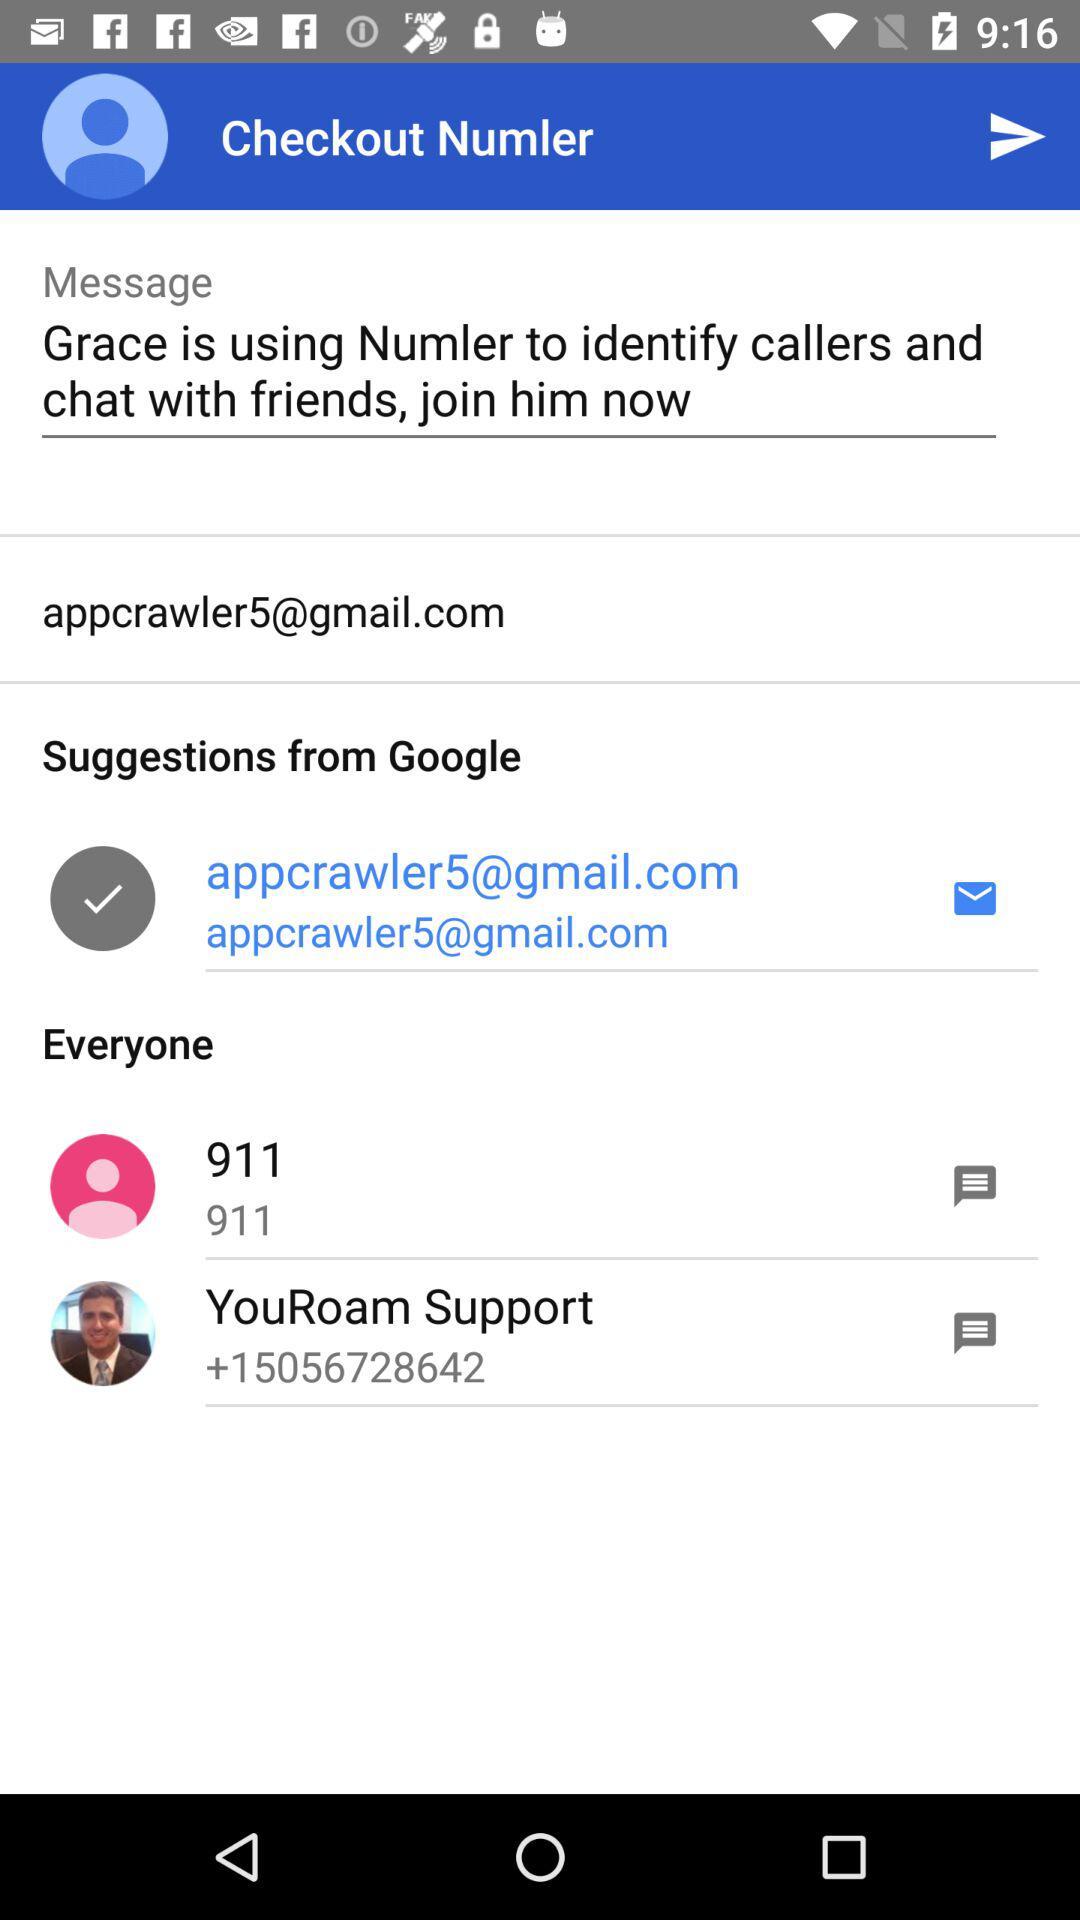  What do you see at coordinates (1017, 135) in the screenshot?
I see `the item next to the checkout numler item` at bounding box center [1017, 135].